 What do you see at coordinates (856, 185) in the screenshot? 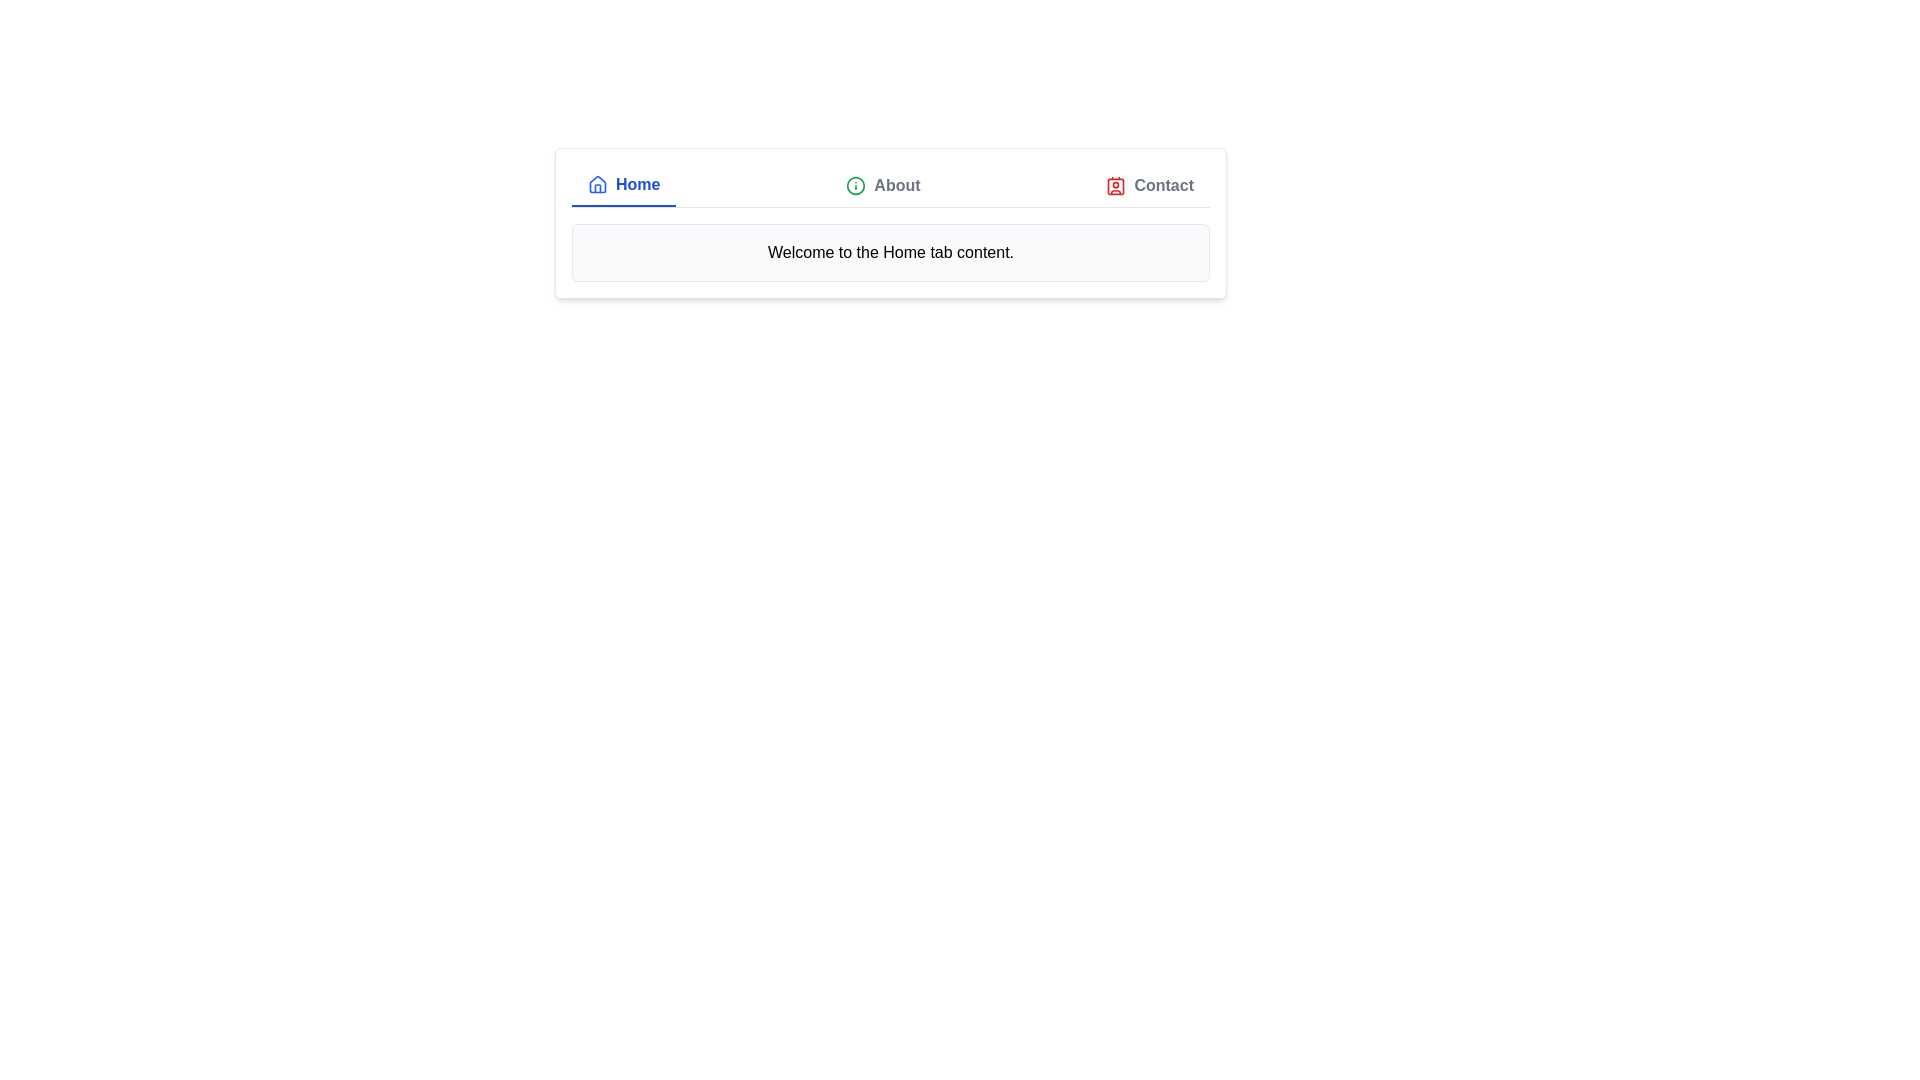
I see `the circular graphical component representing the 'About' tab in the top navigation bar` at bounding box center [856, 185].